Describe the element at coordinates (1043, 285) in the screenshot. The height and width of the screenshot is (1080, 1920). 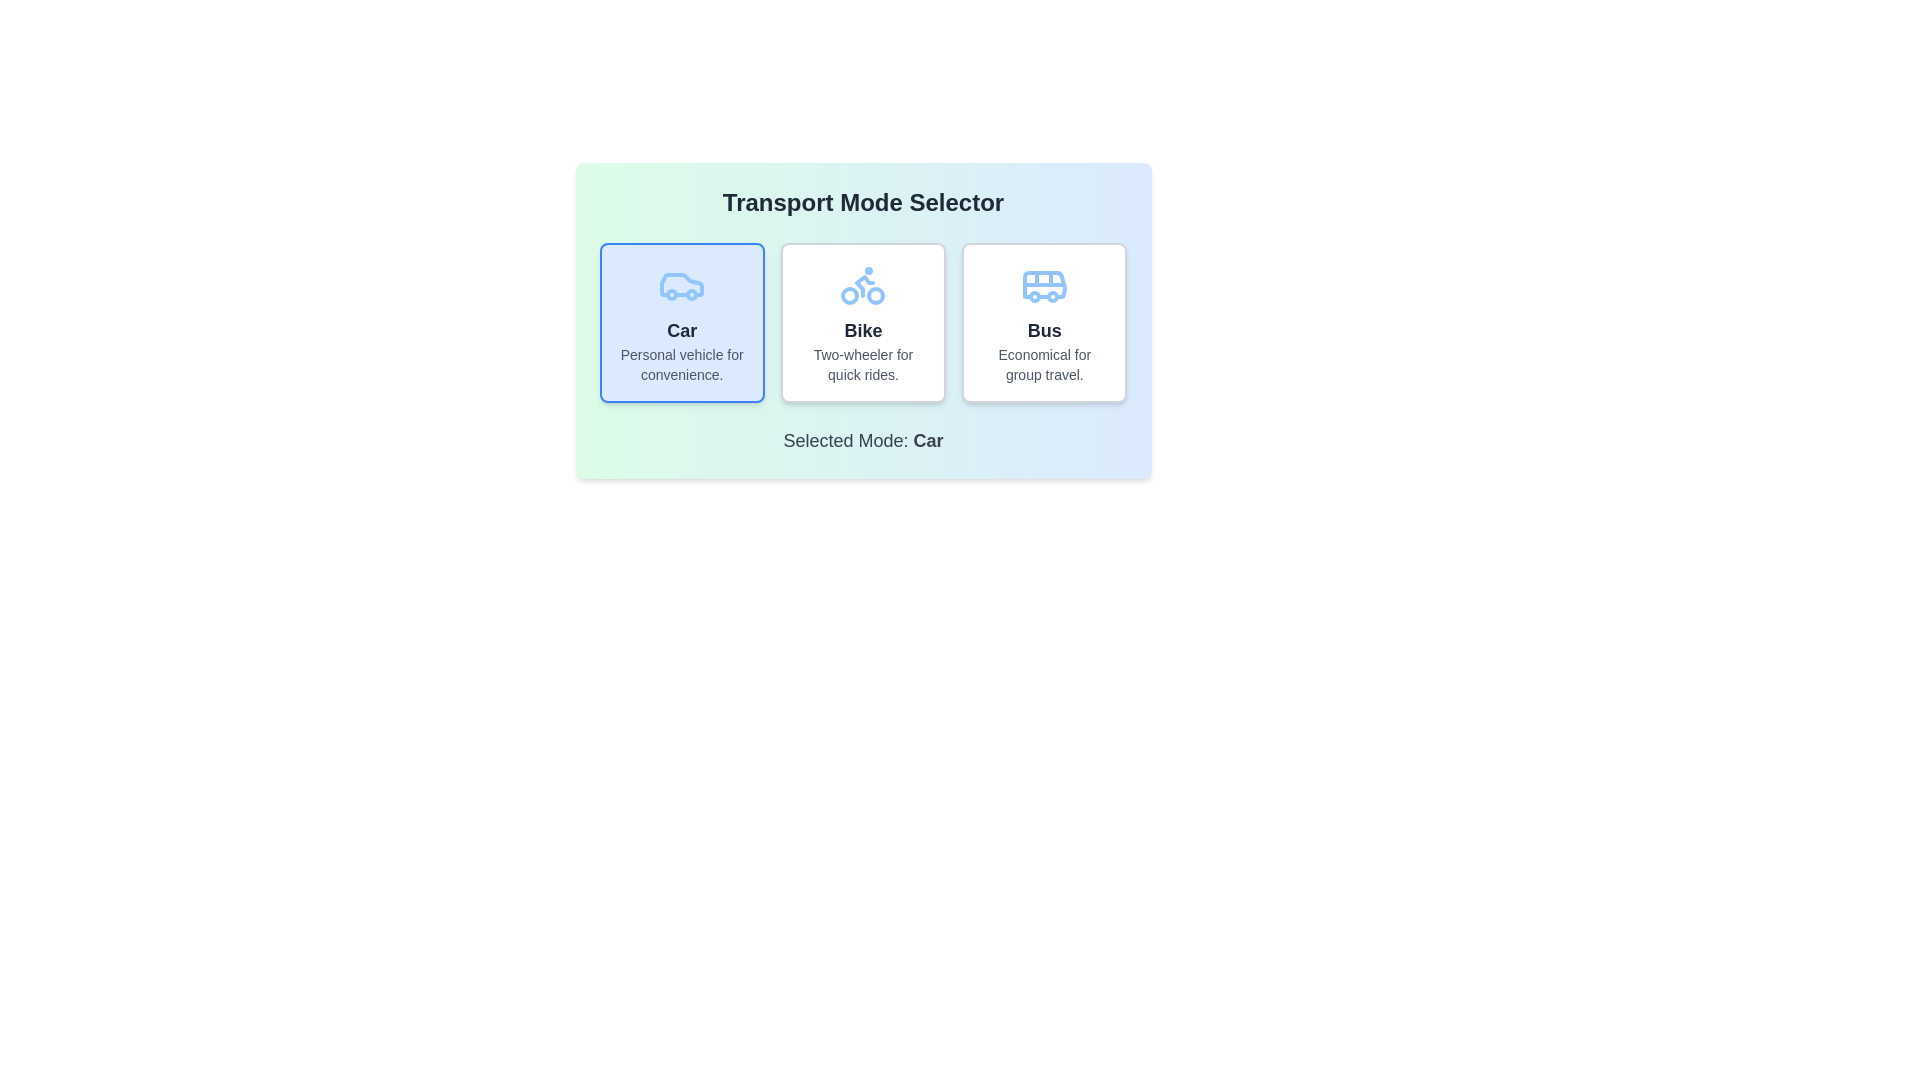
I see `the bus icon located at the top of the third option card labeled 'Bus' in the transport mode selector interface` at that location.